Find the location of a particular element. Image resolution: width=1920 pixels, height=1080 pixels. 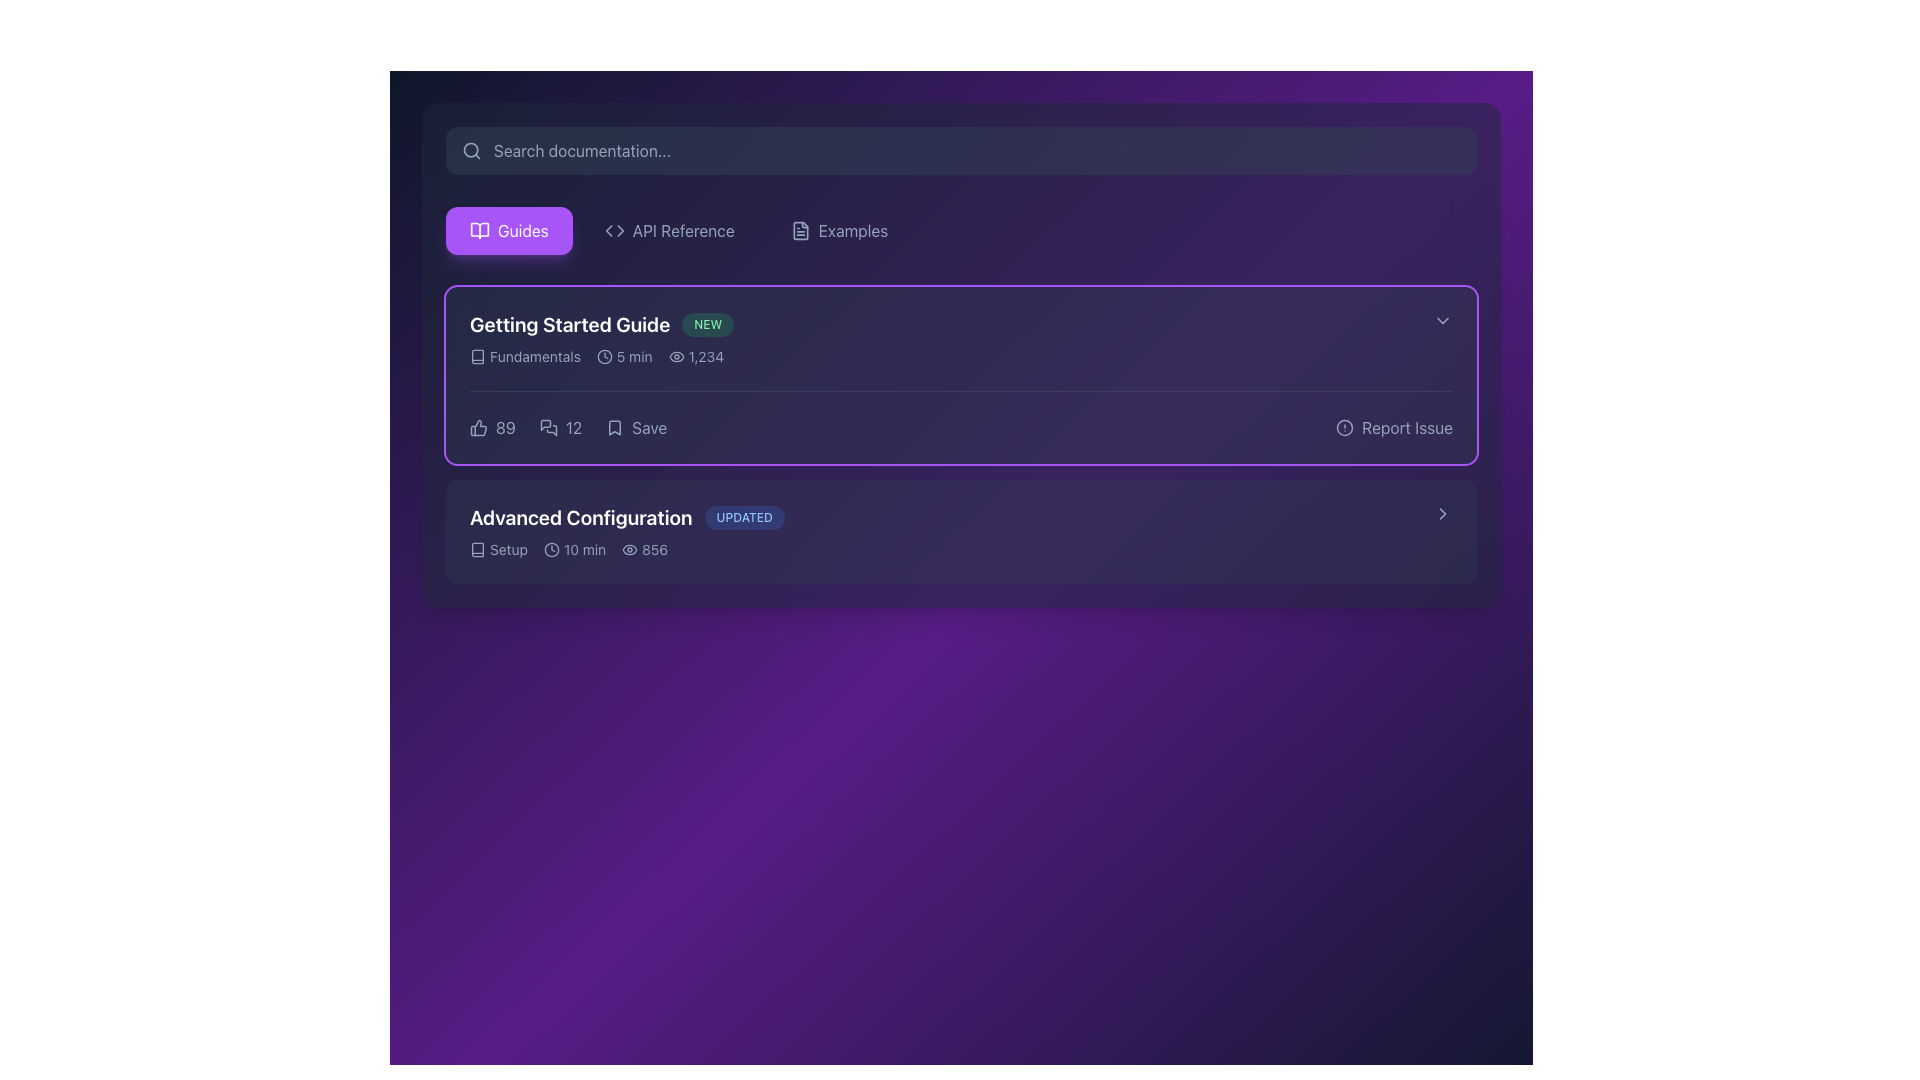

the clock icon located to the left of the '5 min' text in the 'Getting Started Guide' section is located at coordinates (603, 356).